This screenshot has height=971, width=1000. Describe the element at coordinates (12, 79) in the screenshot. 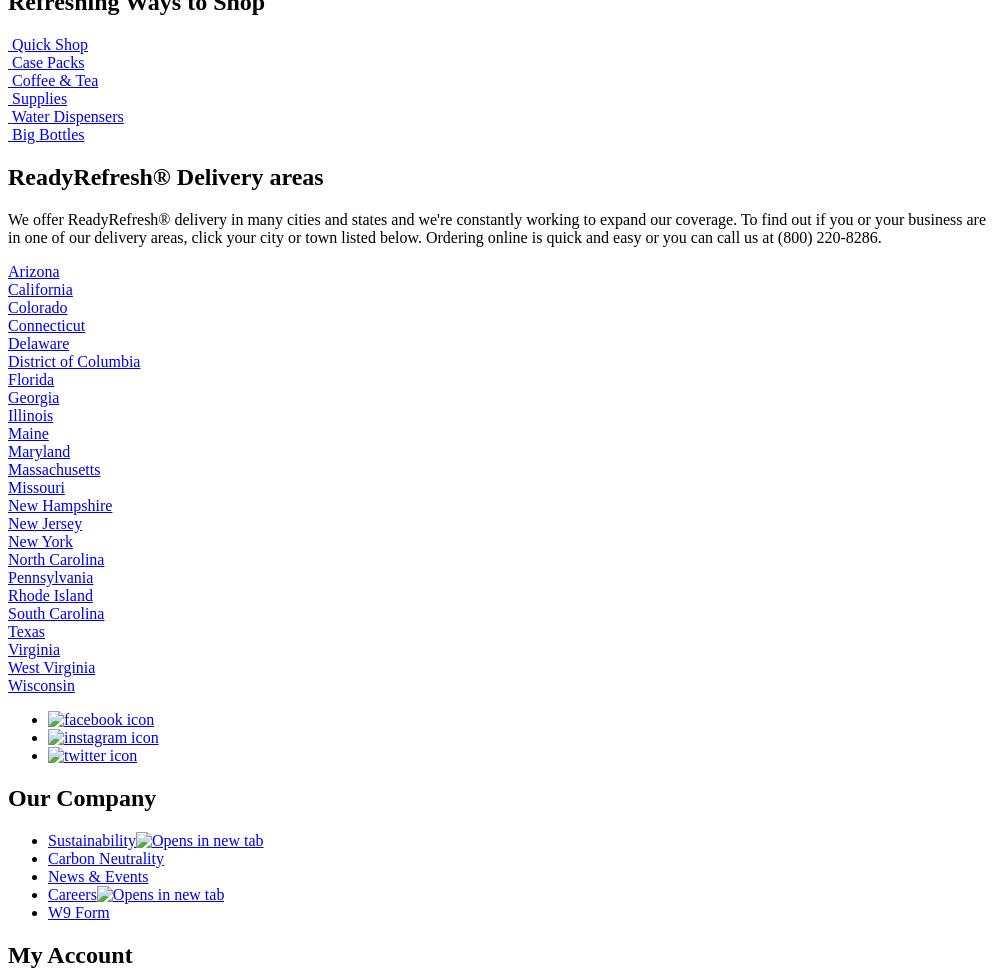

I see `'Coffee & Tea'` at that location.